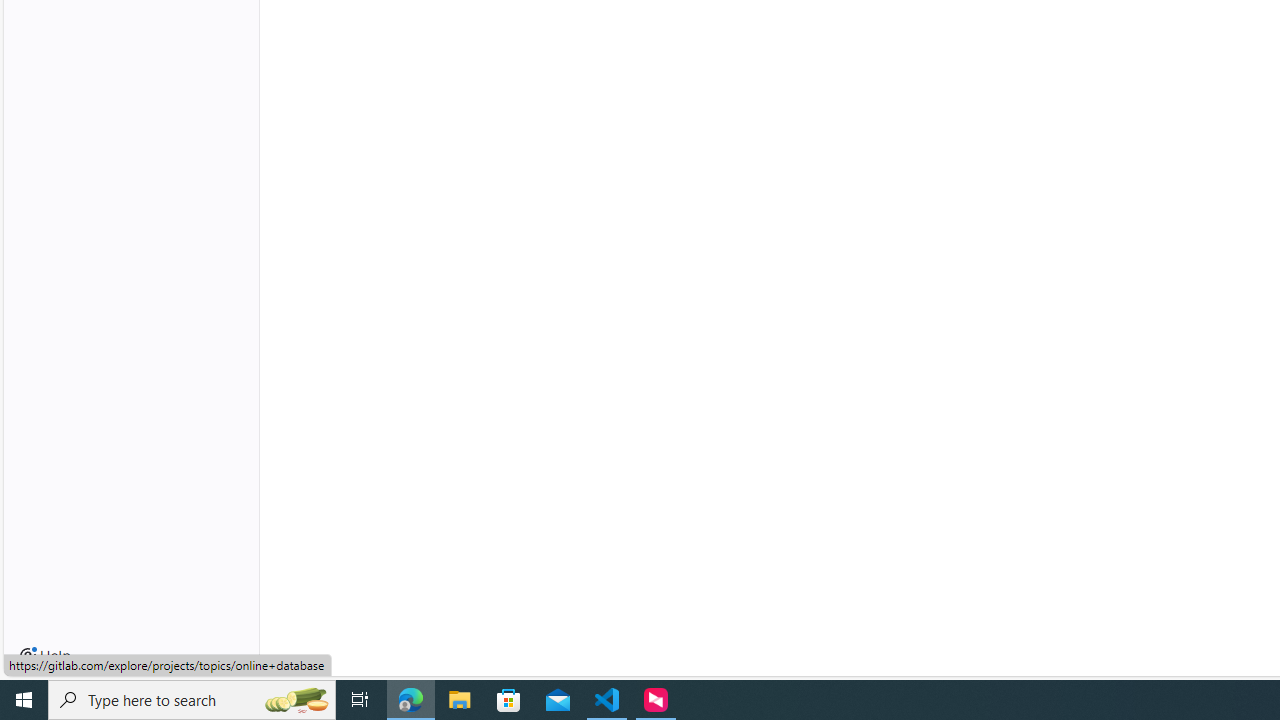 The width and height of the screenshot is (1280, 720). I want to click on 'Help', so click(45, 655).